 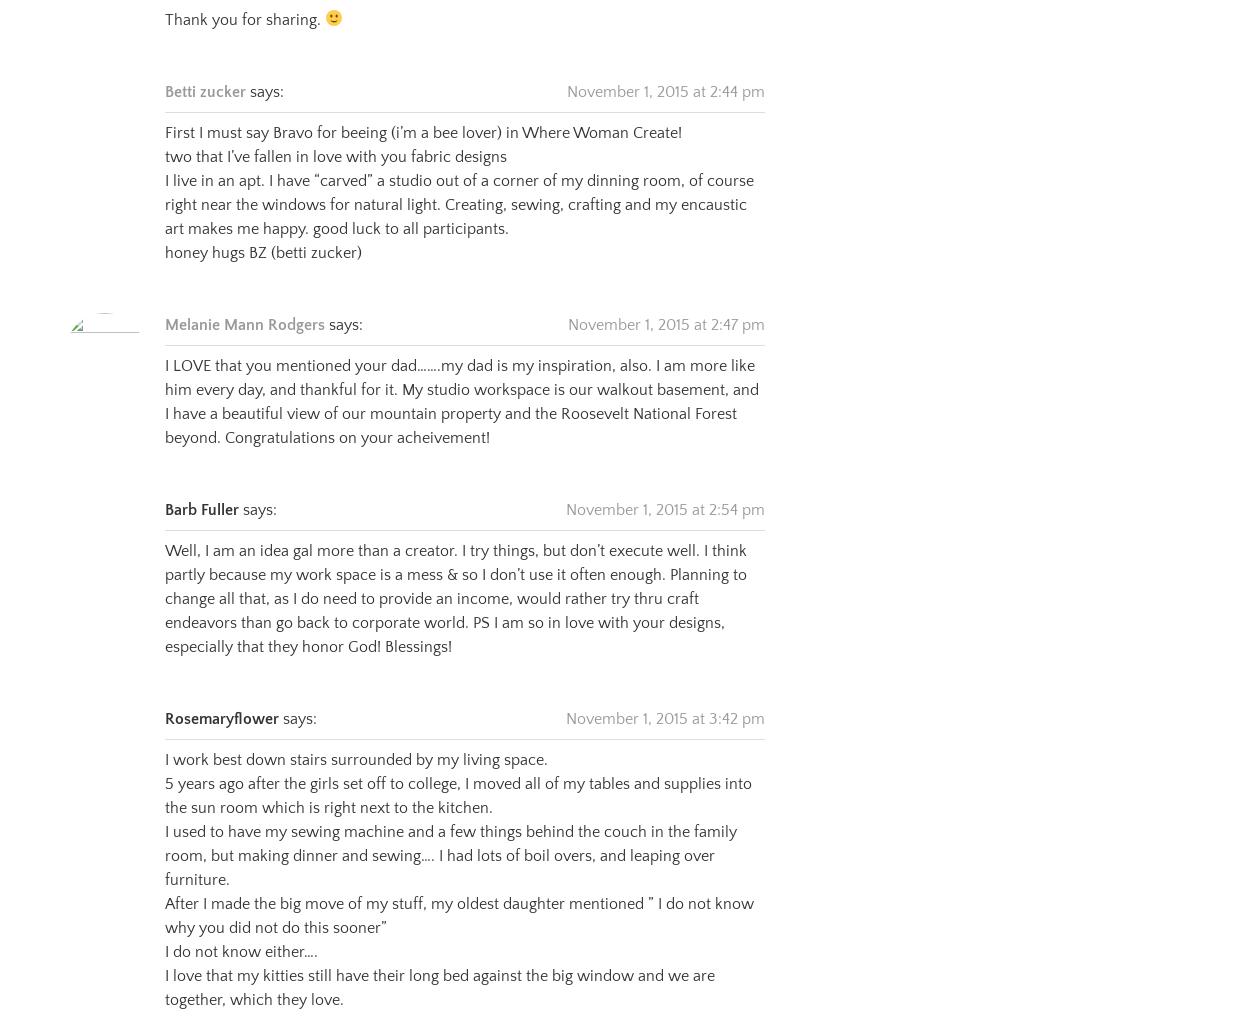 What do you see at coordinates (165, 926) in the screenshot?
I see `'I do not know either….'` at bounding box center [165, 926].